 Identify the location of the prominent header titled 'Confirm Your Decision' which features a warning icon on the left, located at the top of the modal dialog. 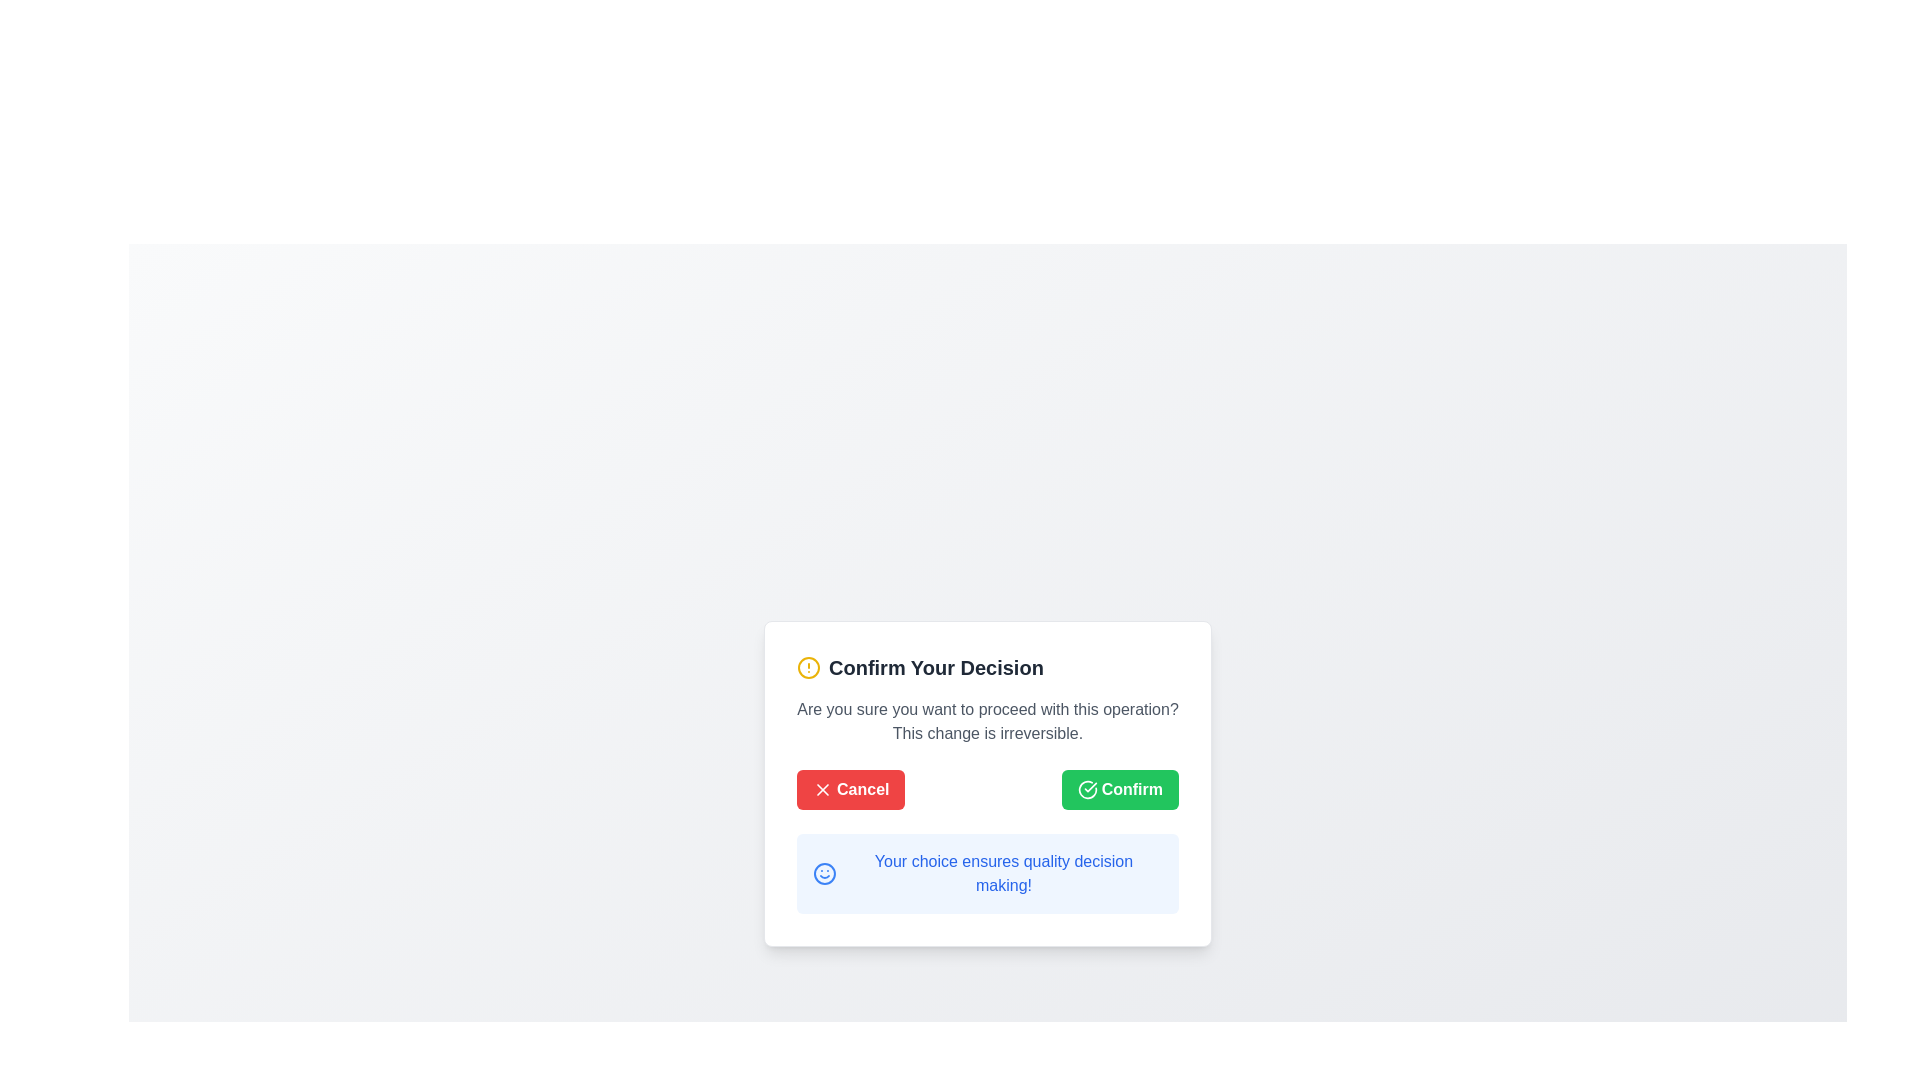
(988, 667).